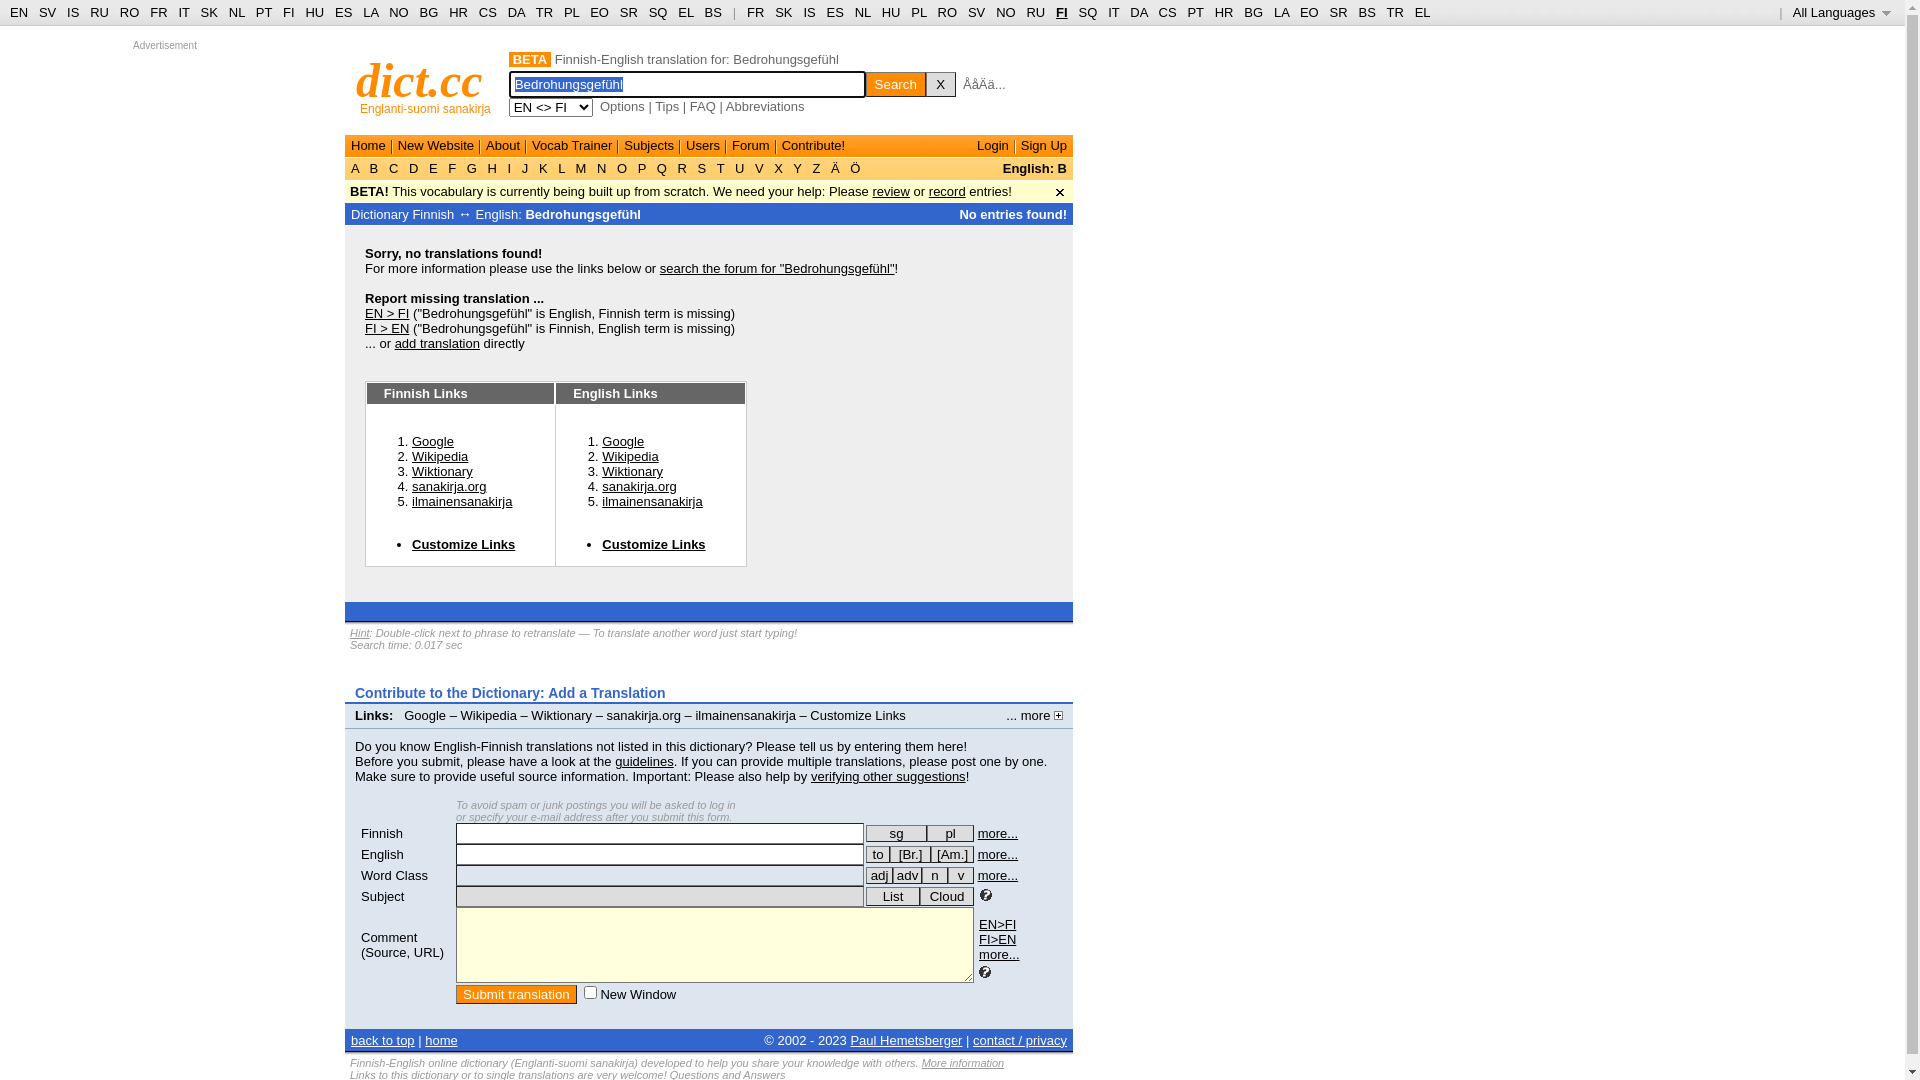 The height and width of the screenshot is (1080, 1920). I want to click on 'Submit translation', so click(455, 994).